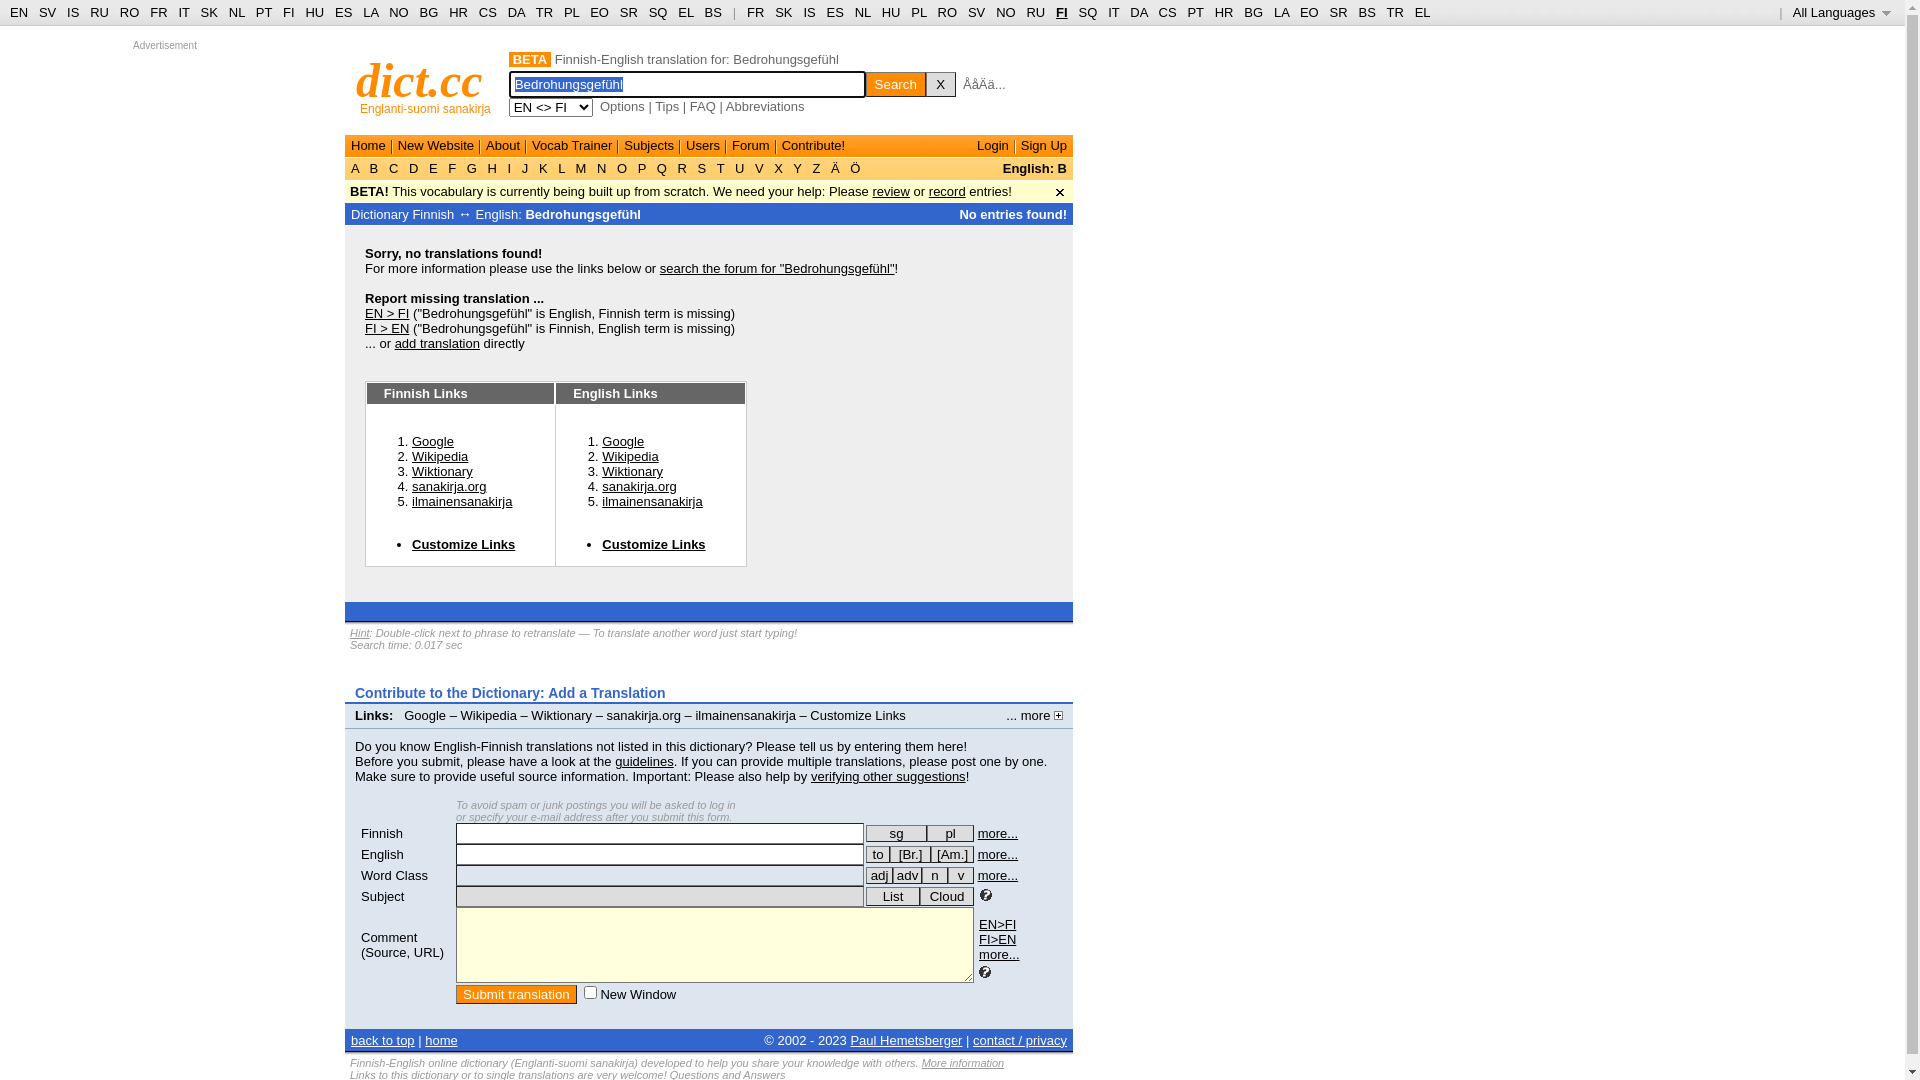 The height and width of the screenshot is (1080, 1920). I want to click on 'Submit translation', so click(455, 994).